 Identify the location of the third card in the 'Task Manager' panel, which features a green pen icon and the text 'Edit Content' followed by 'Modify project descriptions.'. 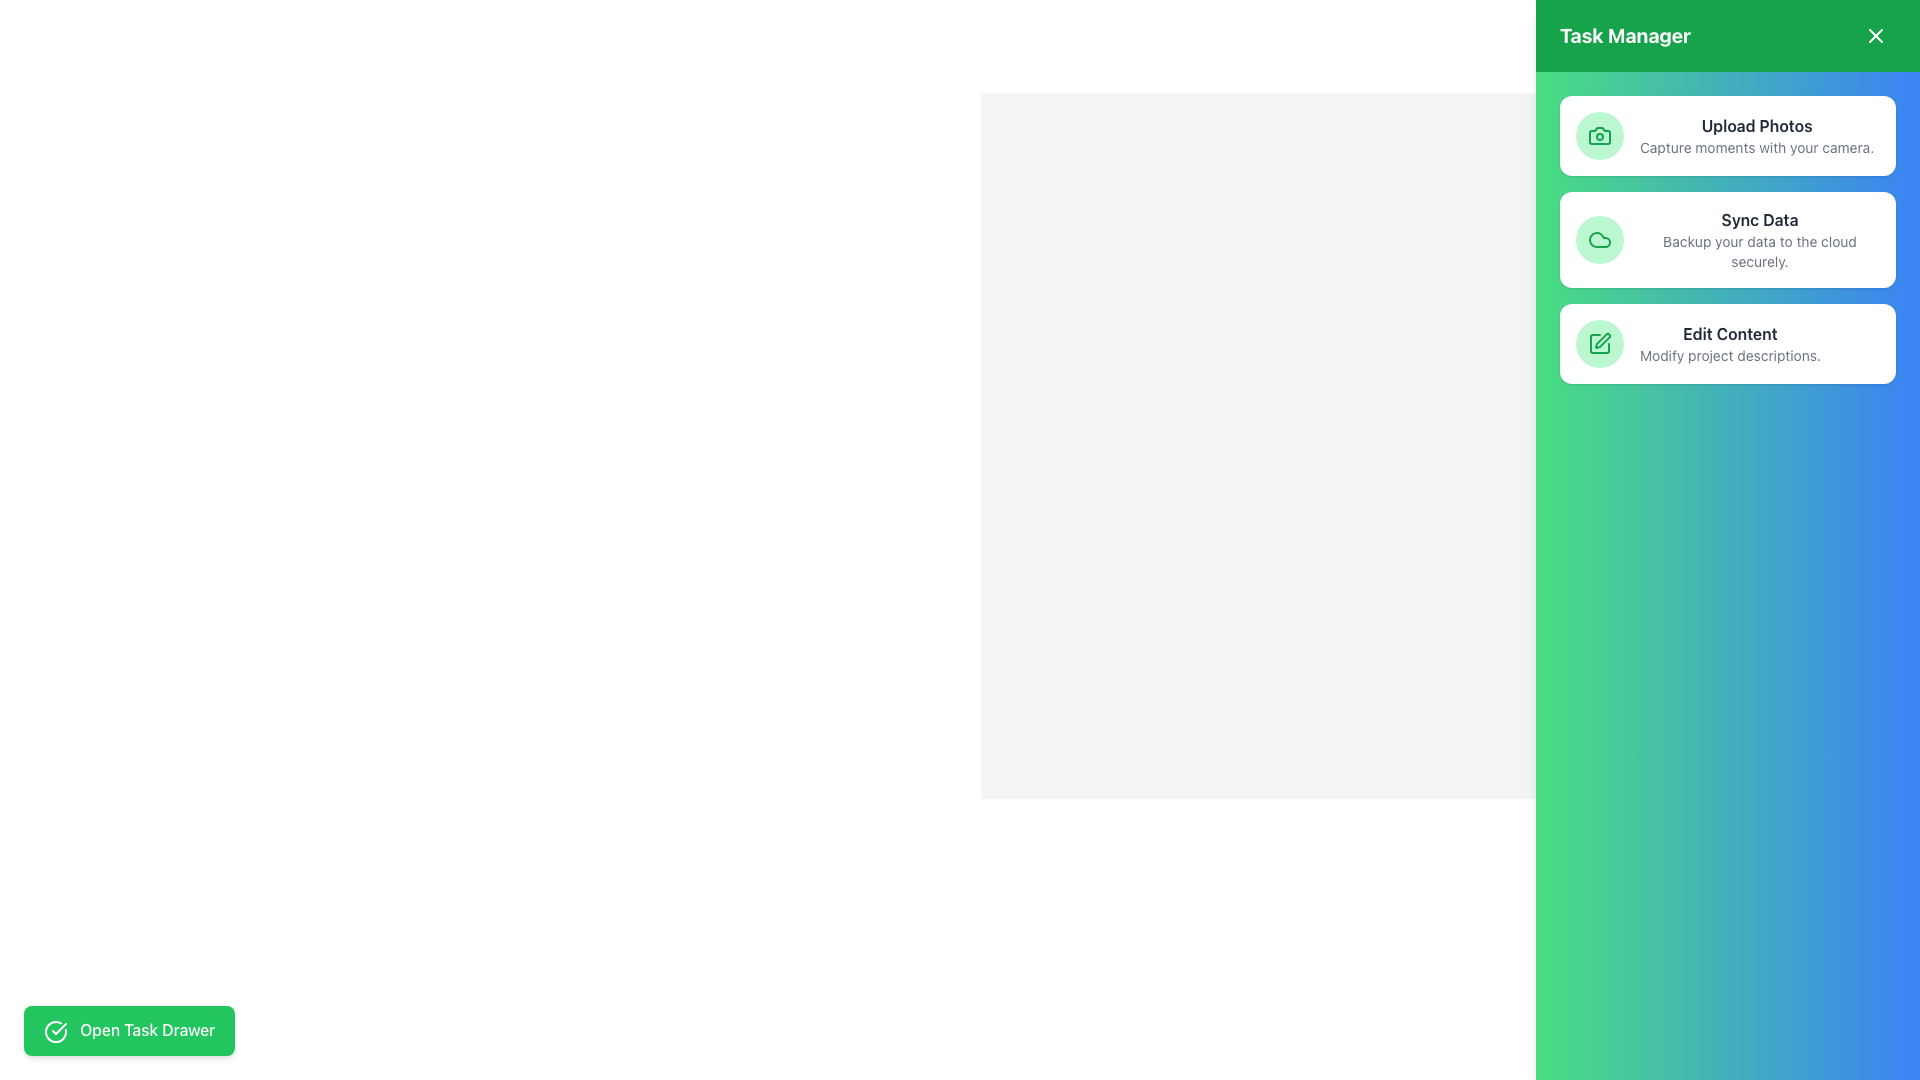
(1727, 342).